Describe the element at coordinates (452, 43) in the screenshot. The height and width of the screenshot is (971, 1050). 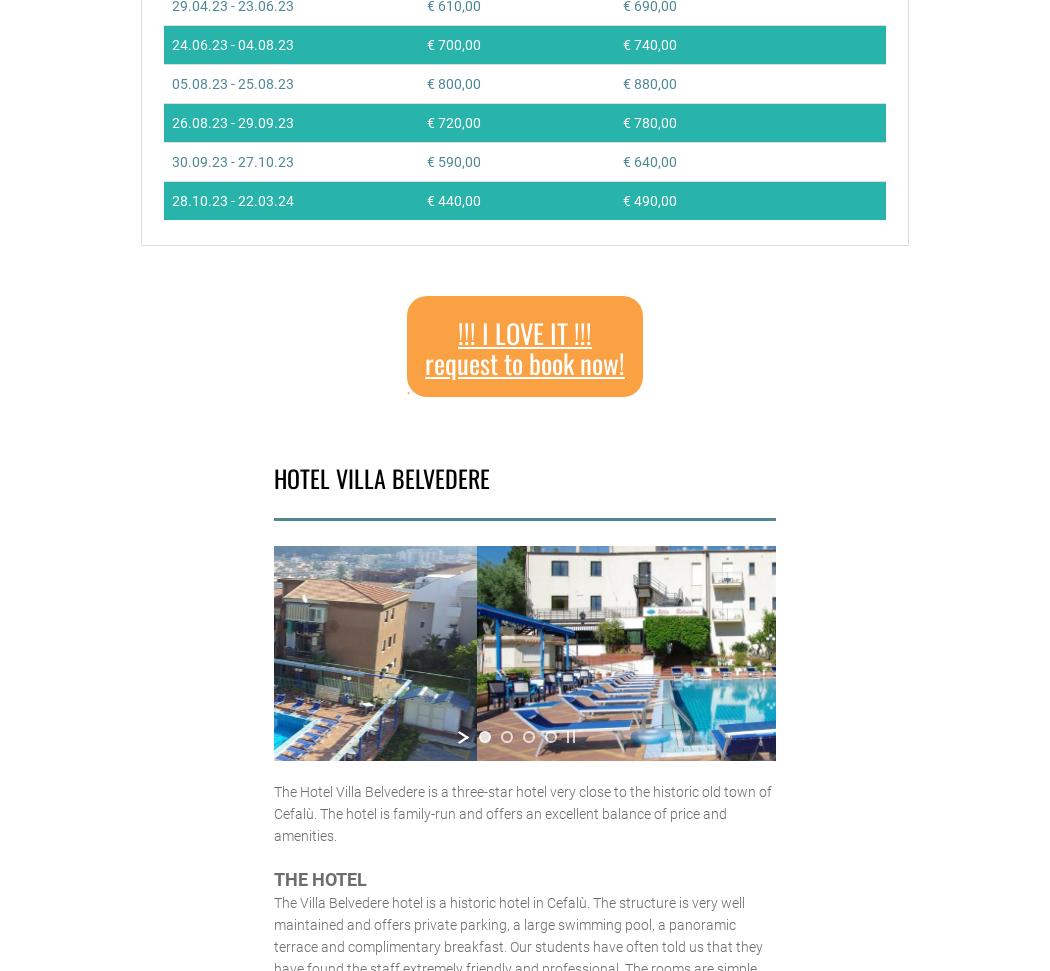
I see `'€ 700,00'` at that location.